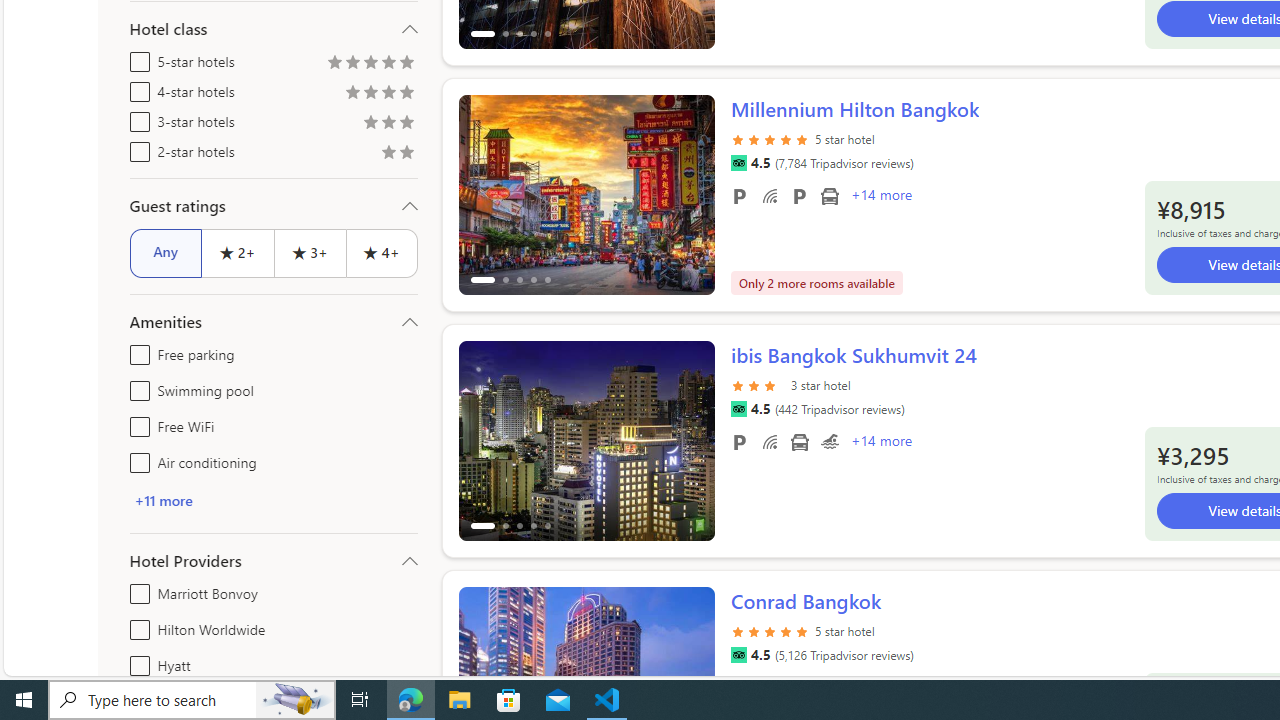 This screenshot has height=720, width=1280. Describe the element at coordinates (135, 87) in the screenshot. I see `'4-star hotels'` at that location.